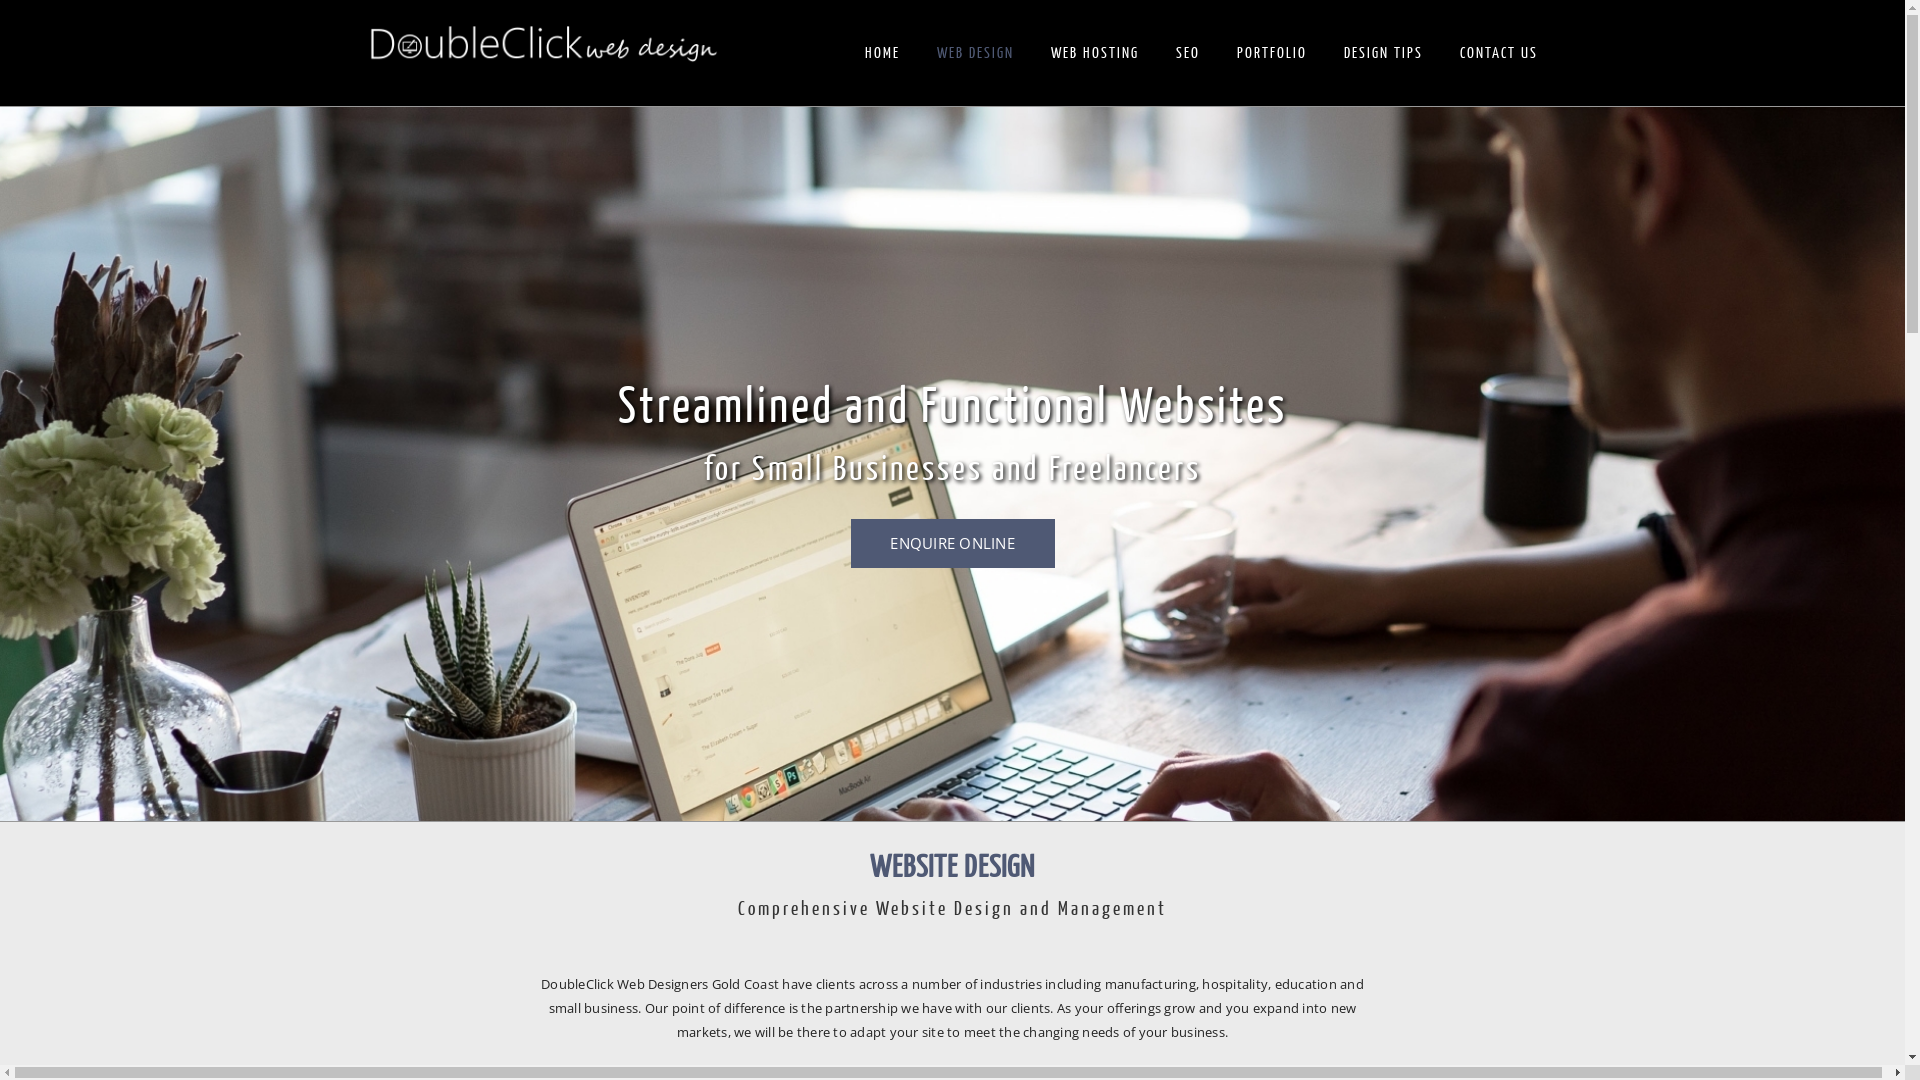 The height and width of the screenshot is (1080, 1920). Describe the element at coordinates (950, 543) in the screenshot. I see `'ENQUIRE ONLINE'` at that location.